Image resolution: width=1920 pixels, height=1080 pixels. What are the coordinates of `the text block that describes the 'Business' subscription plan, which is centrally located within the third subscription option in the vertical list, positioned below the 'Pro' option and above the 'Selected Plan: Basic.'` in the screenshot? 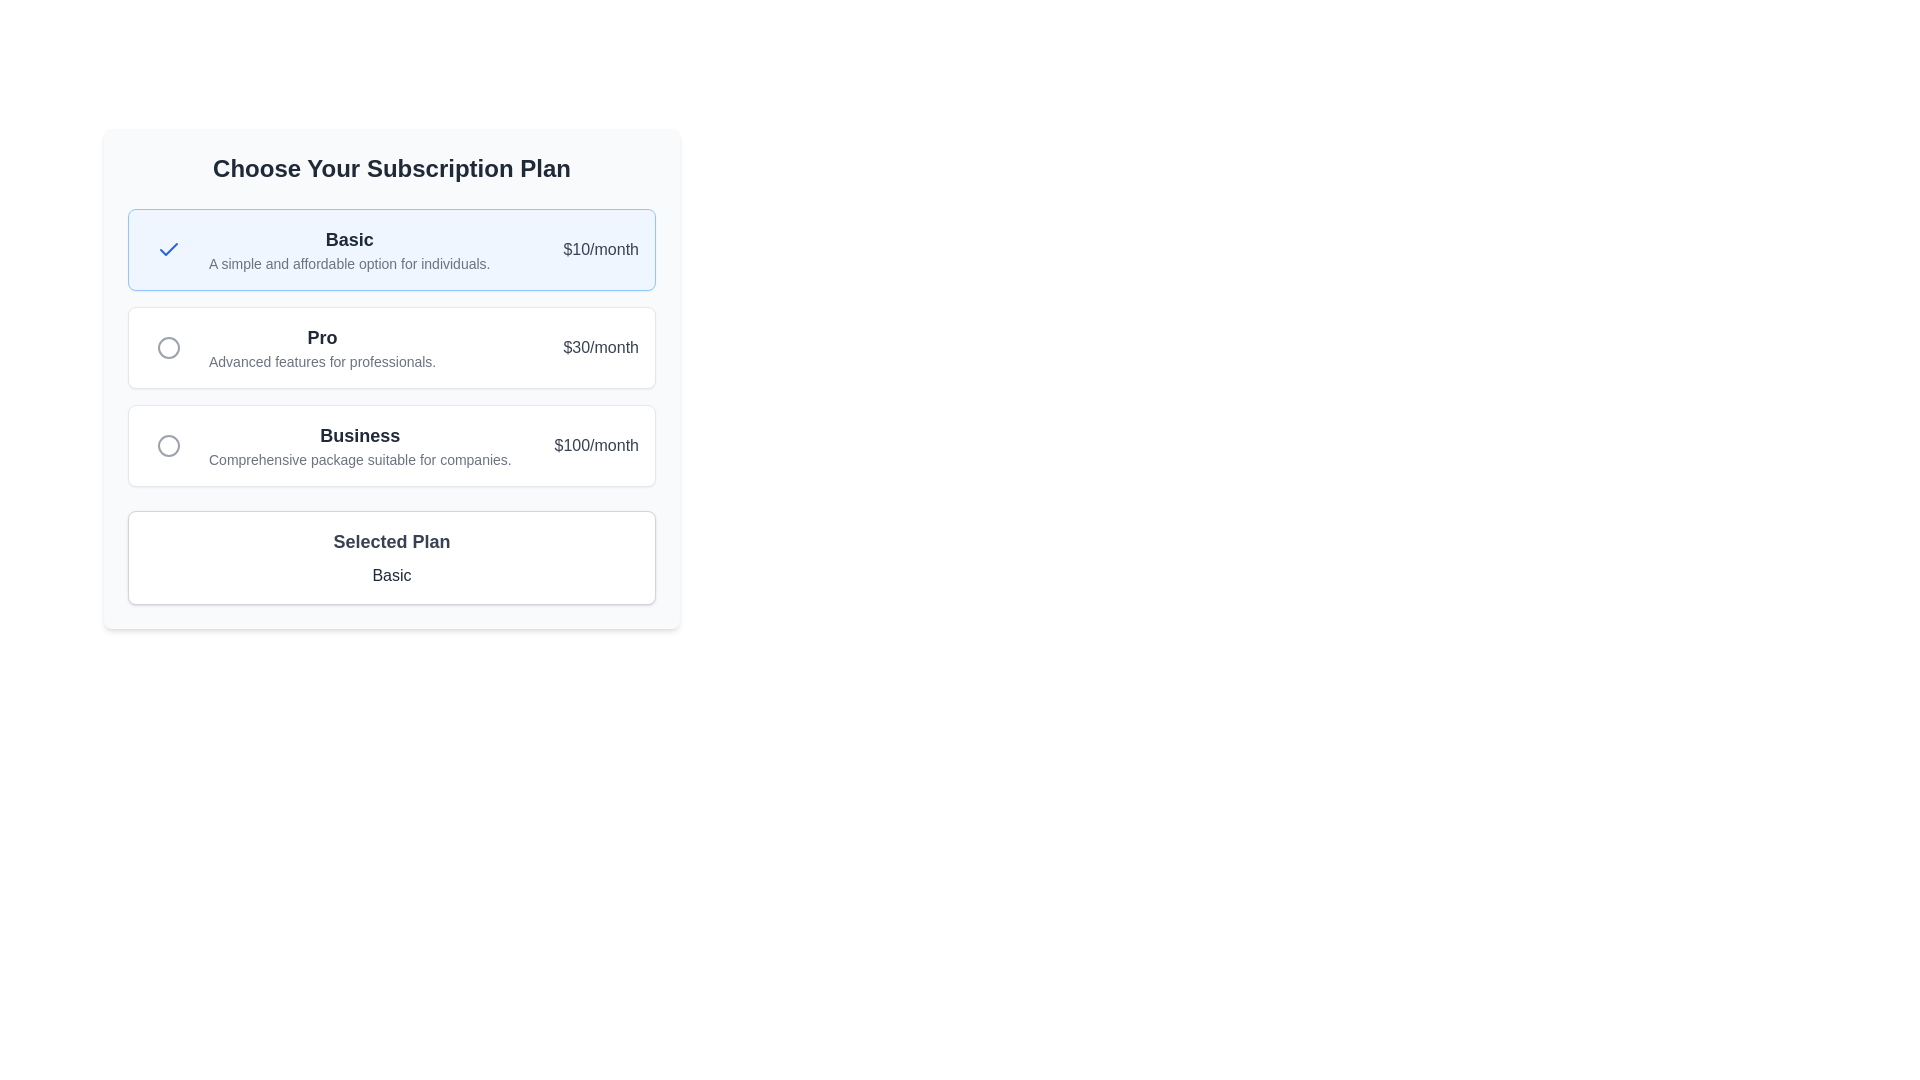 It's located at (360, 445).